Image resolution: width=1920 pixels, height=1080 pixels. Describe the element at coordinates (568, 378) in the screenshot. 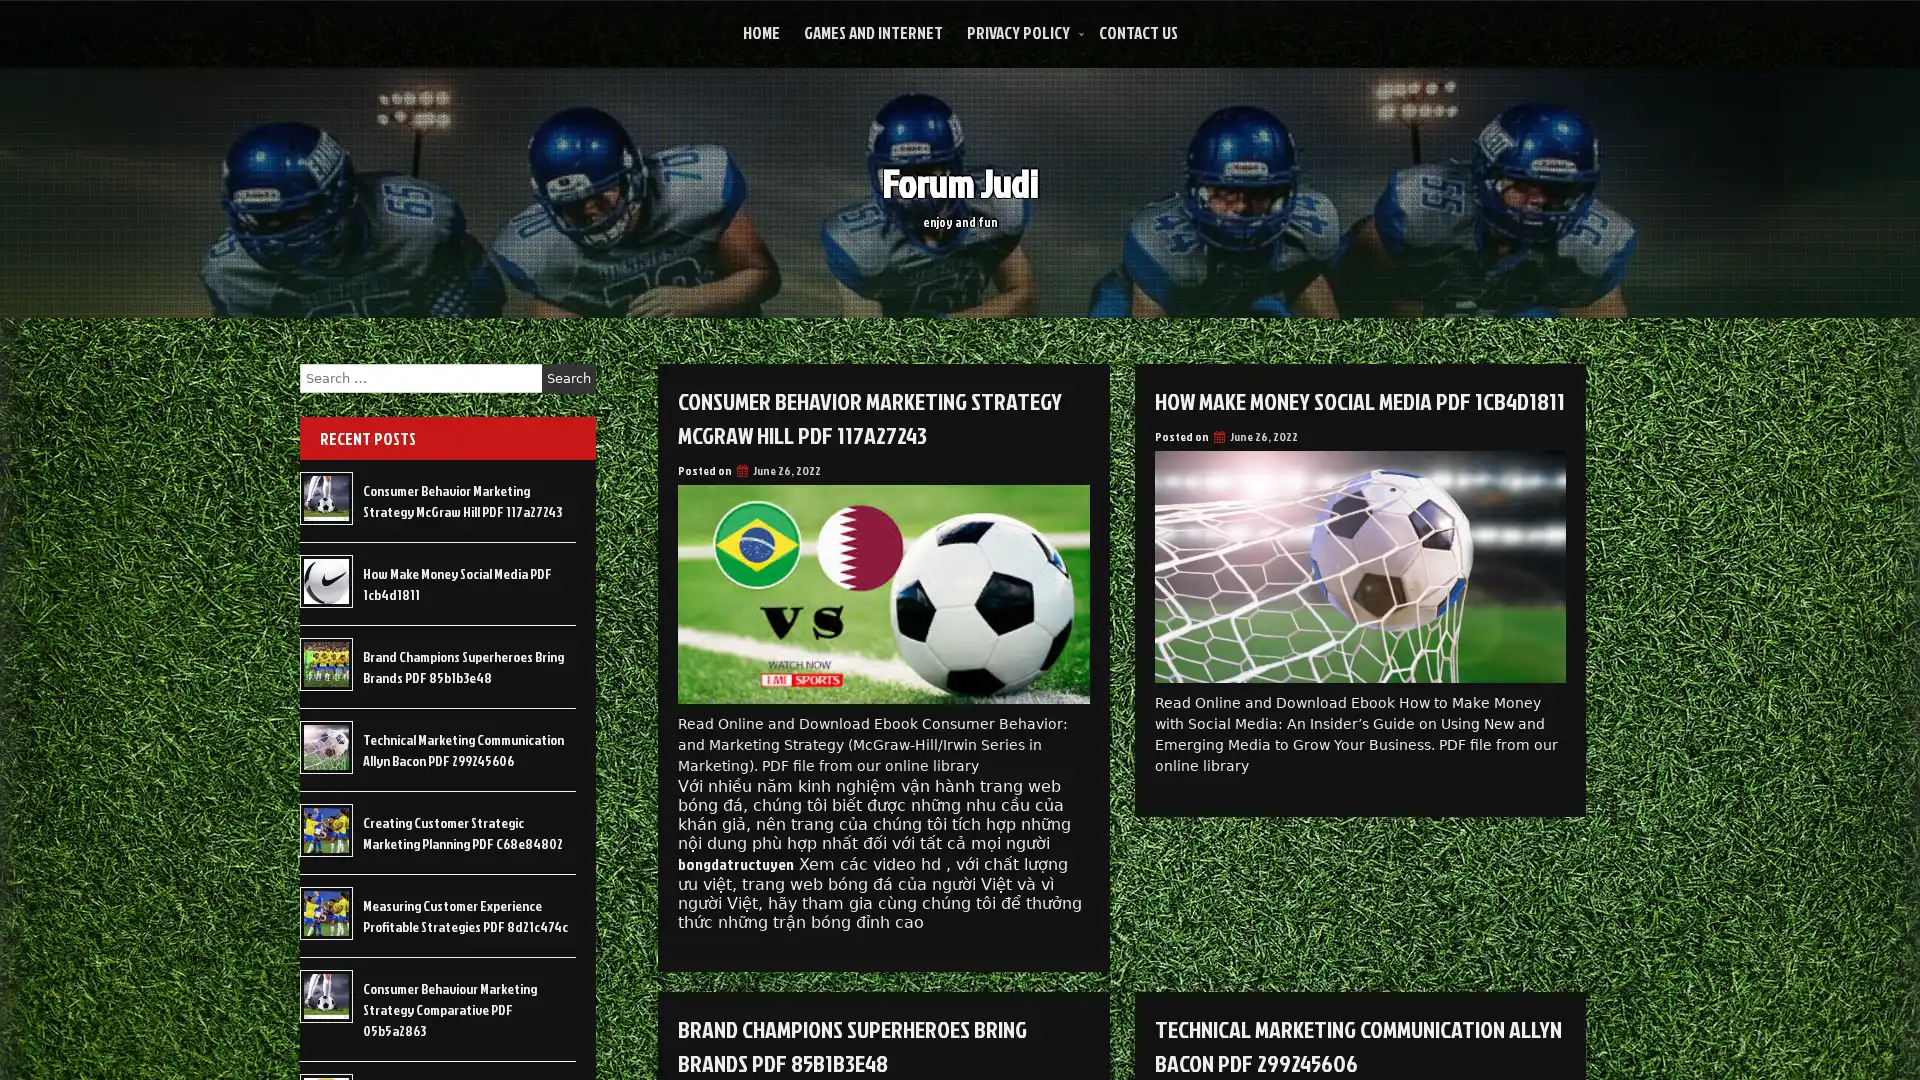

I see `Search` at that location.